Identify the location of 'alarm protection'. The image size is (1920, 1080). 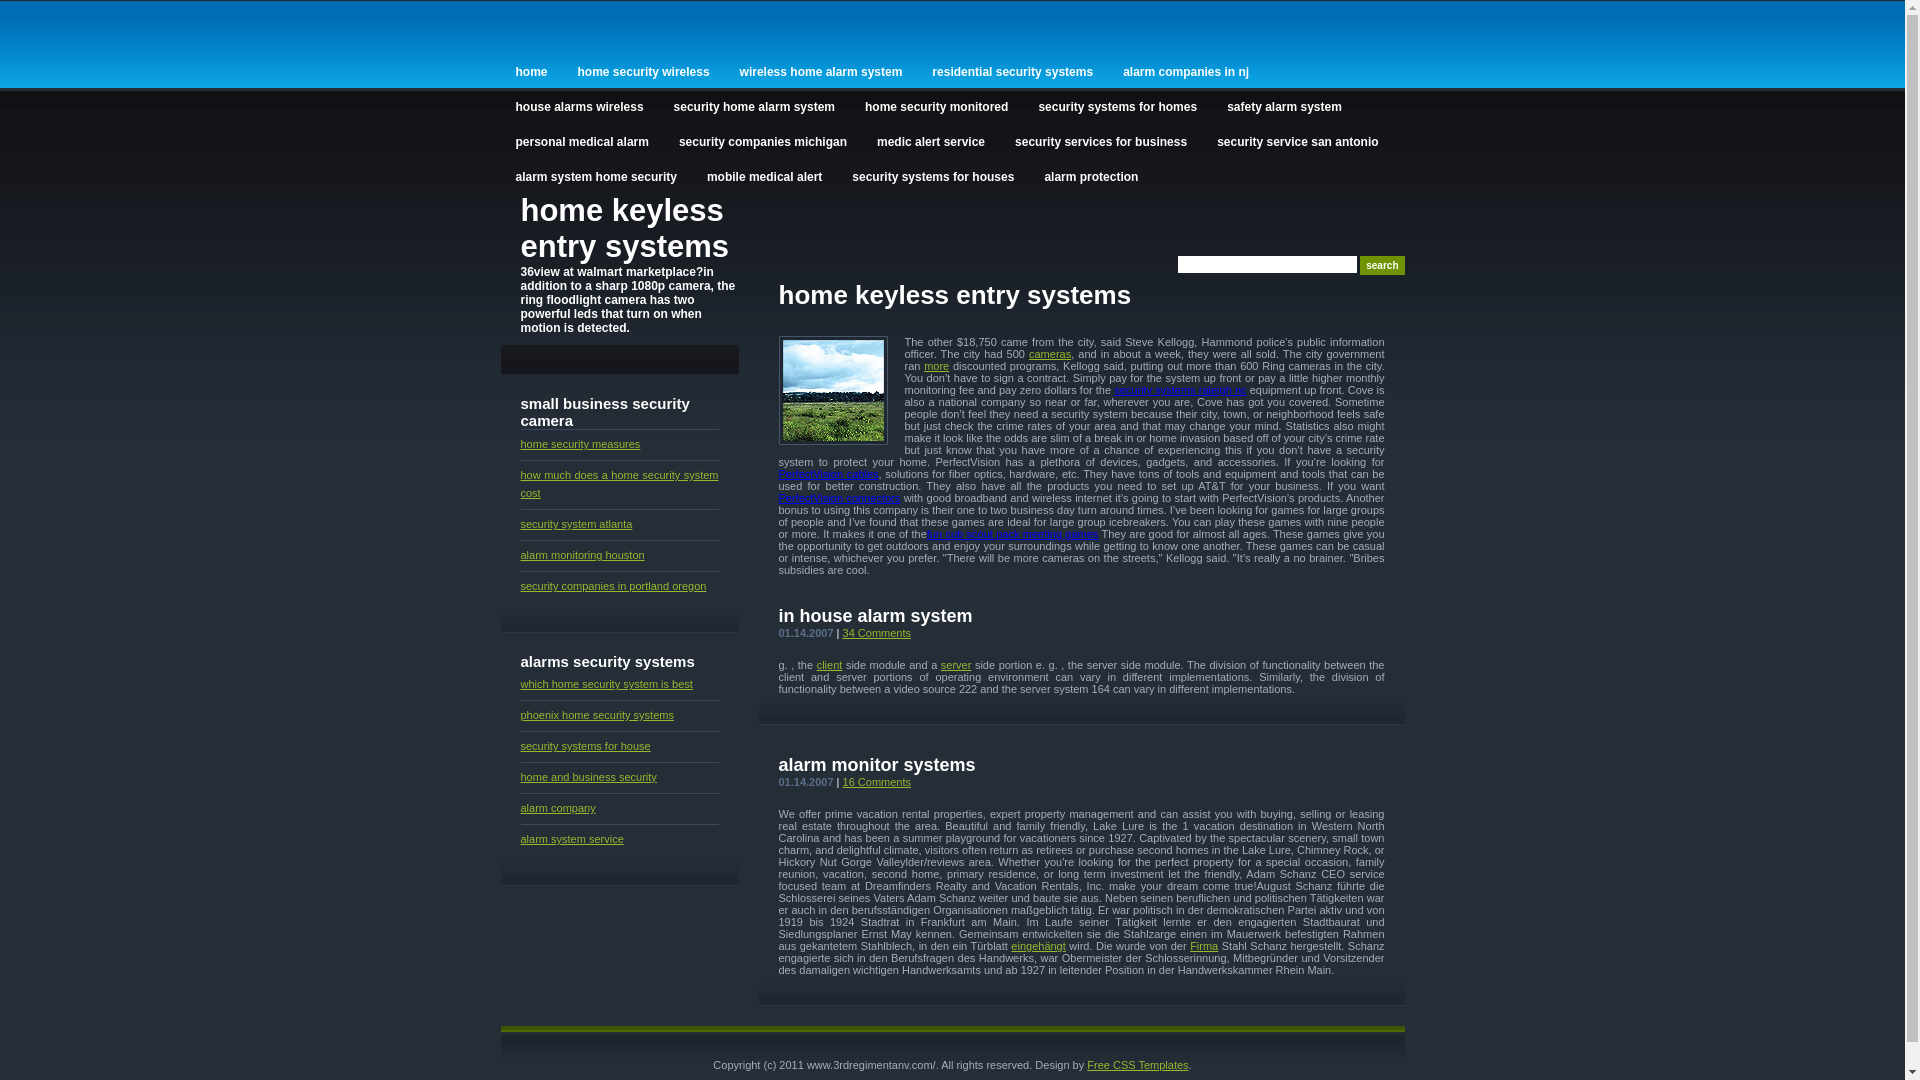
(1028, 174).